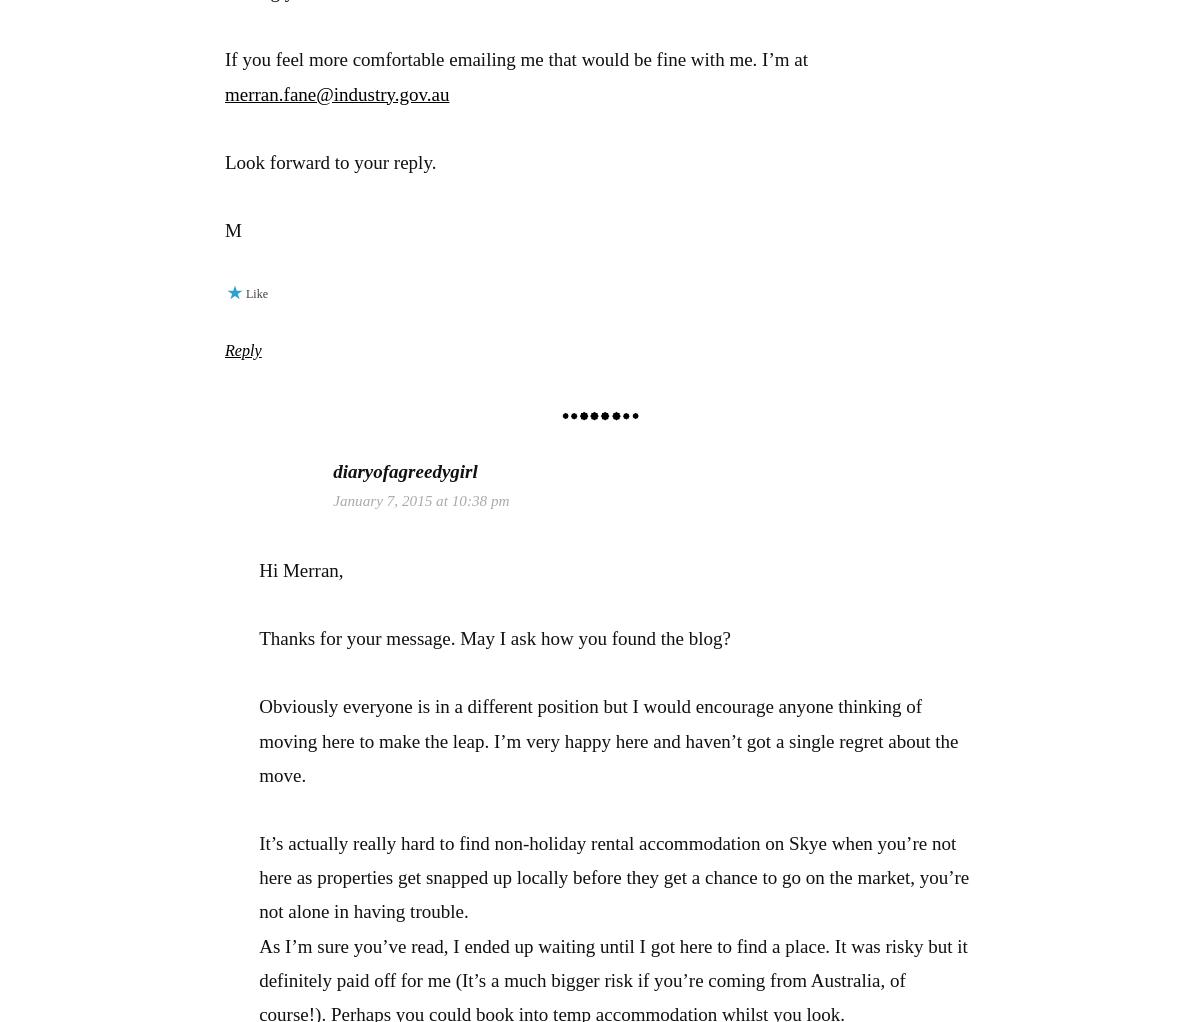  What do you see at coordinates (420, 499) in the screenshot?
I see `'January 7, 2015 at 10:38 pm'` at bounding box center [420, 499].